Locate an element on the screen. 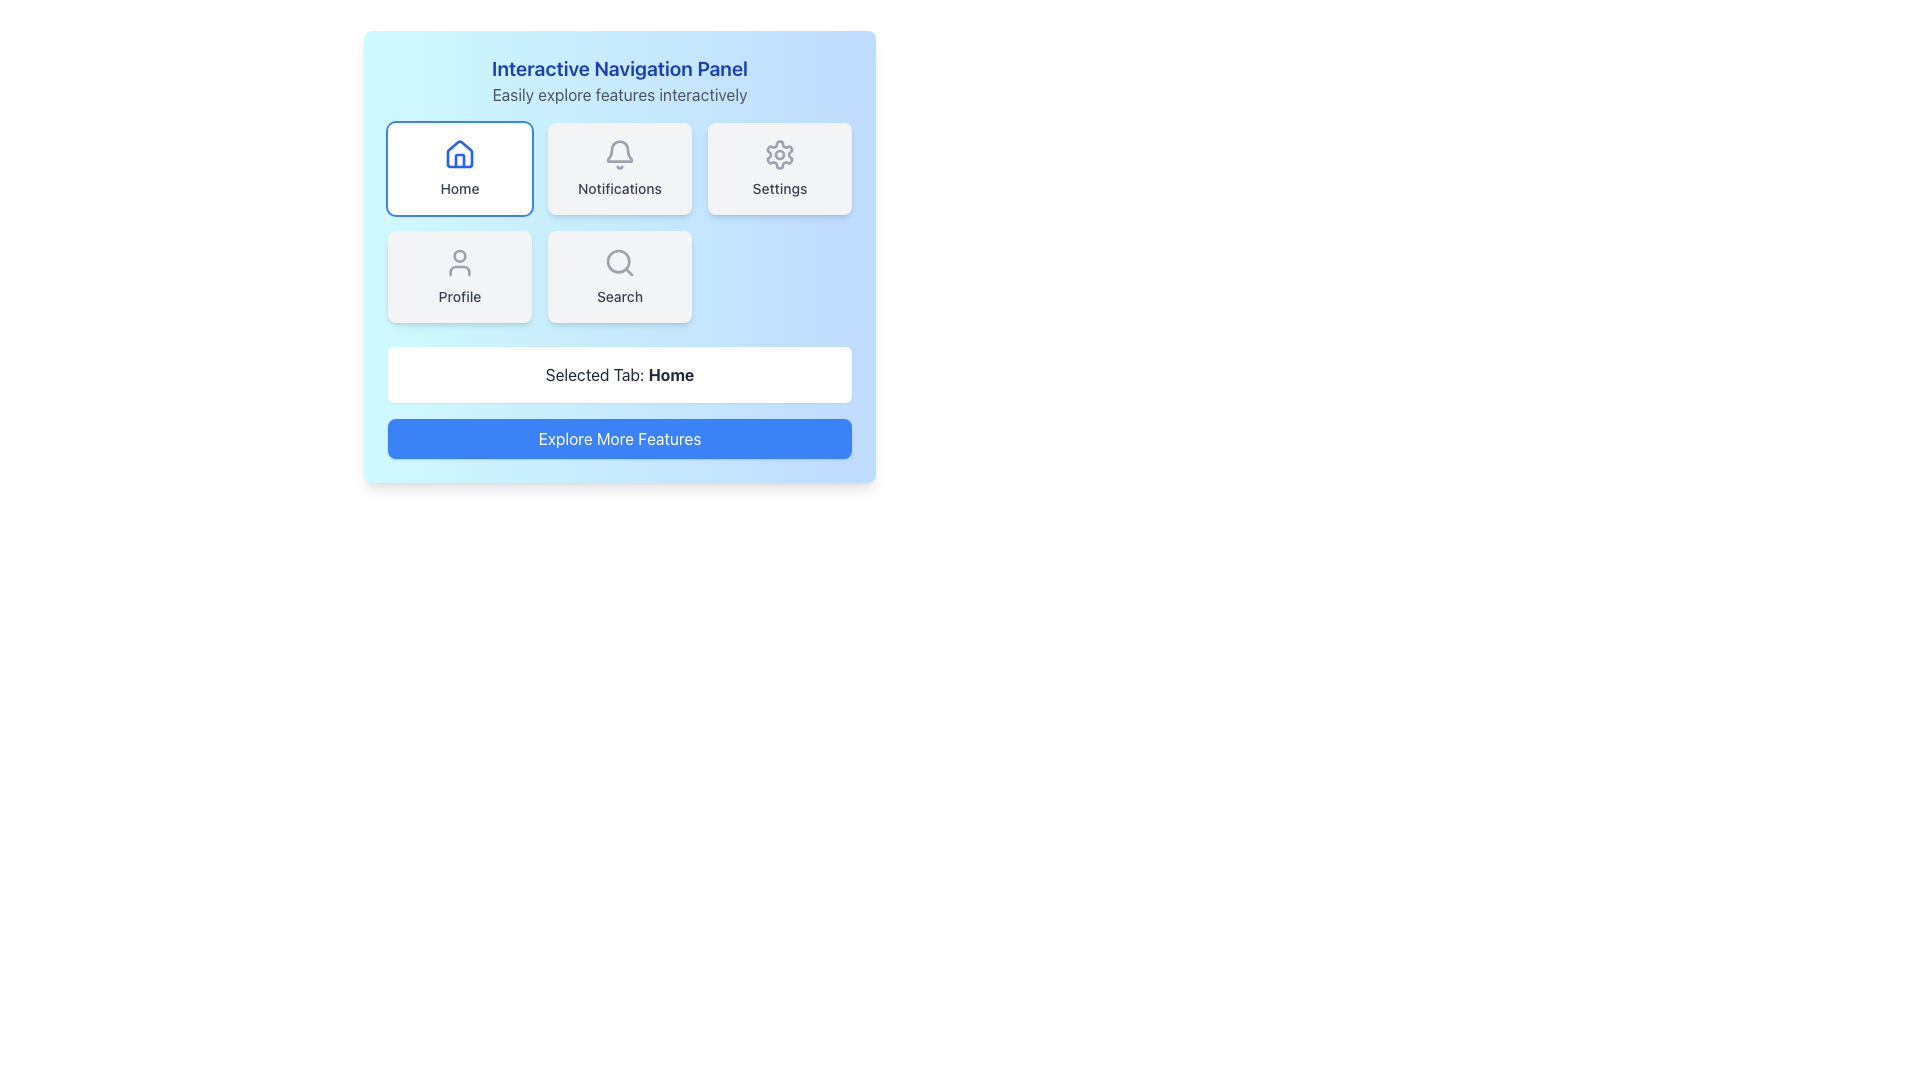 The width and height of the screenshot is (1920, 1080). the navigation button located at the top-left corner of the grid layout is located at coordinates (459, 168).